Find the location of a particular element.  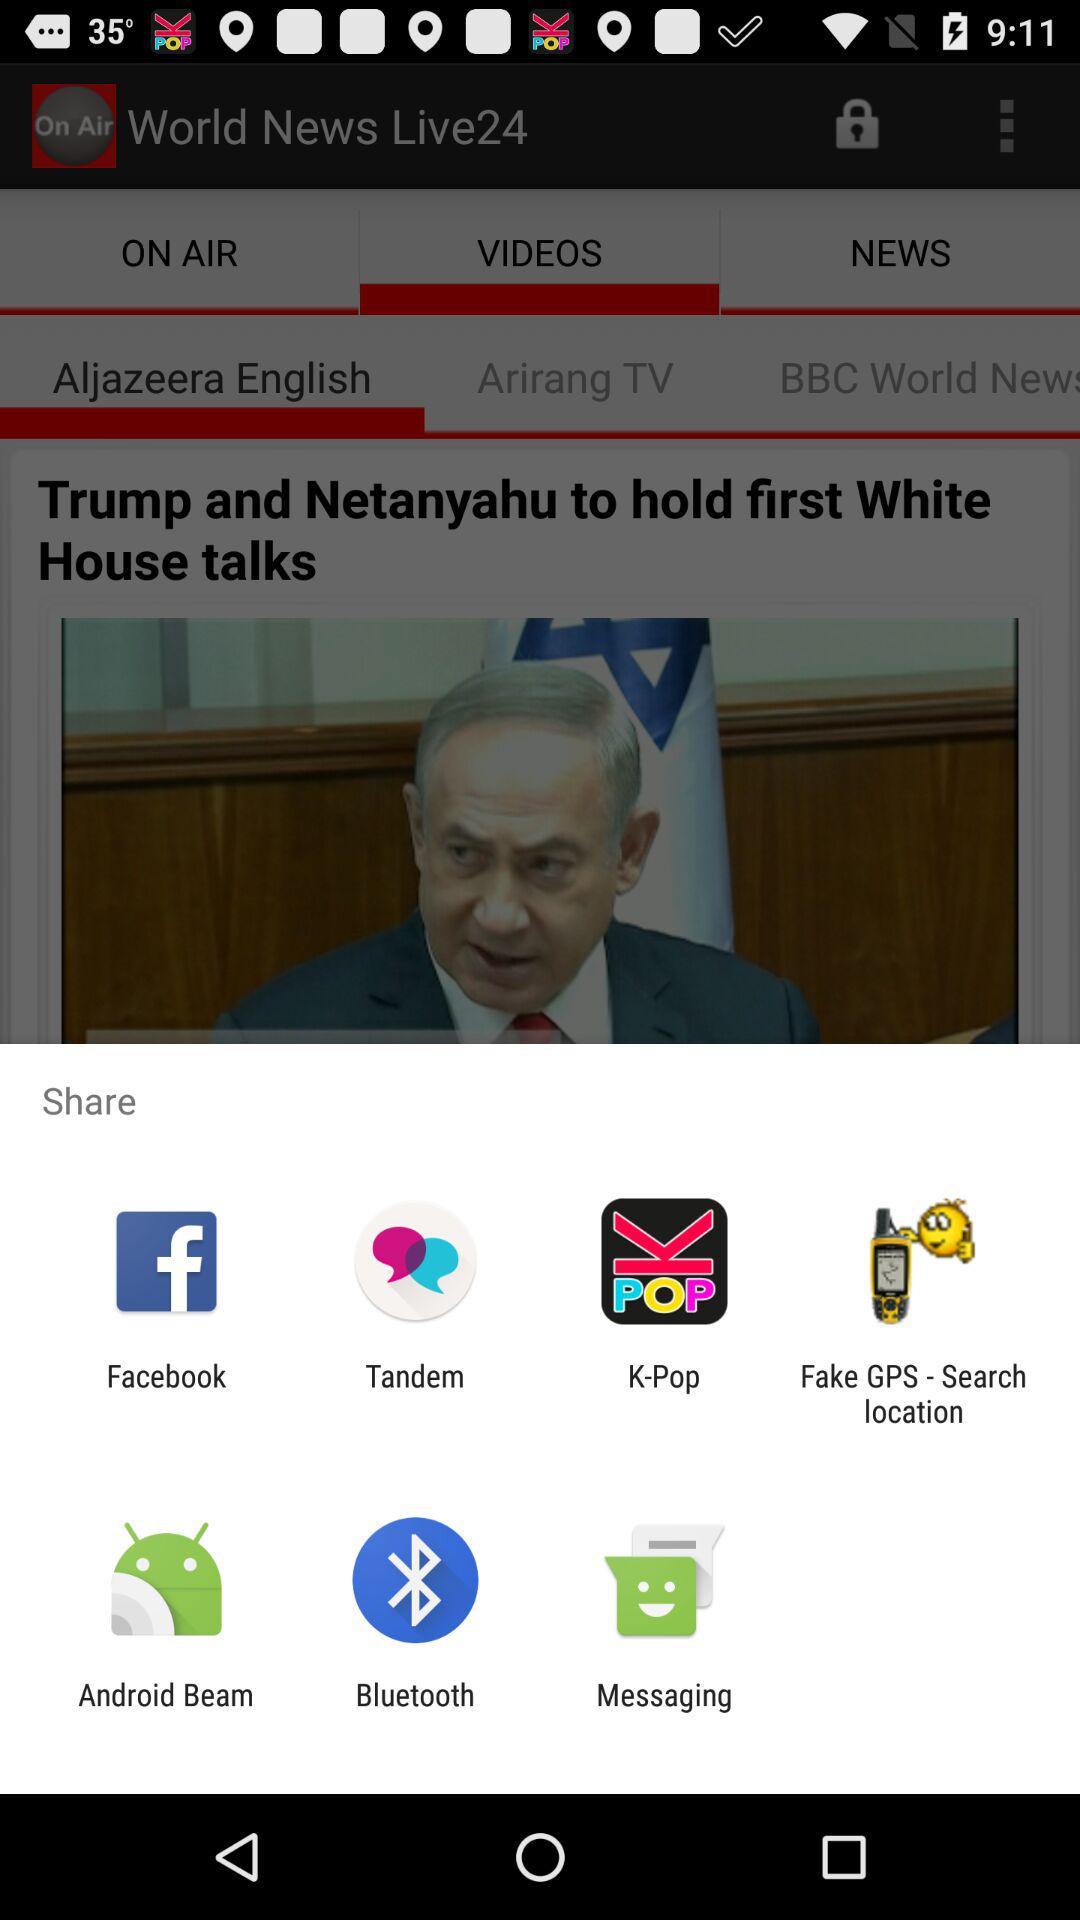

the app to the right of k-pop app is located at coordinates (913, 1392).